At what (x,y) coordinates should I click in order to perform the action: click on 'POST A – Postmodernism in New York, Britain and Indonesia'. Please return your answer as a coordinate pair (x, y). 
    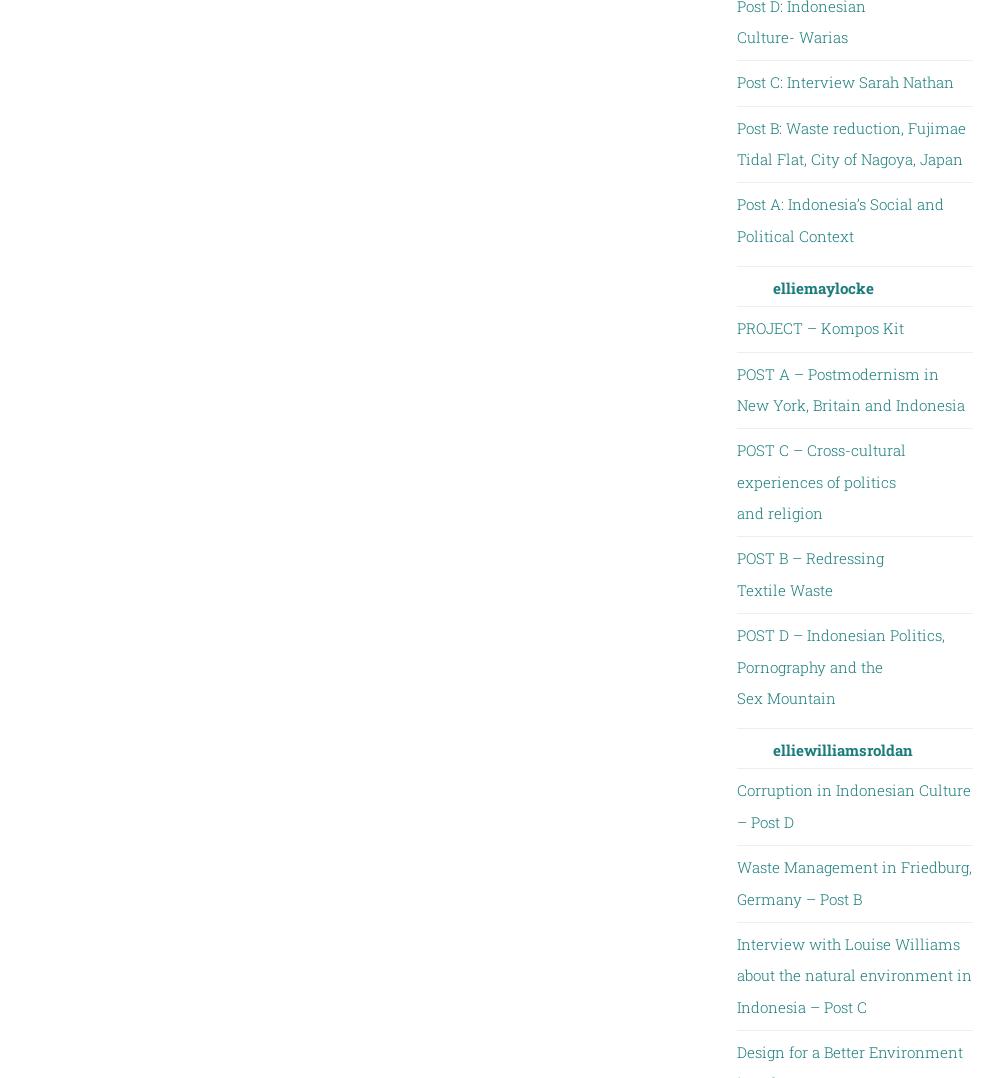
    Looking at the image, I should click on (849, 387).